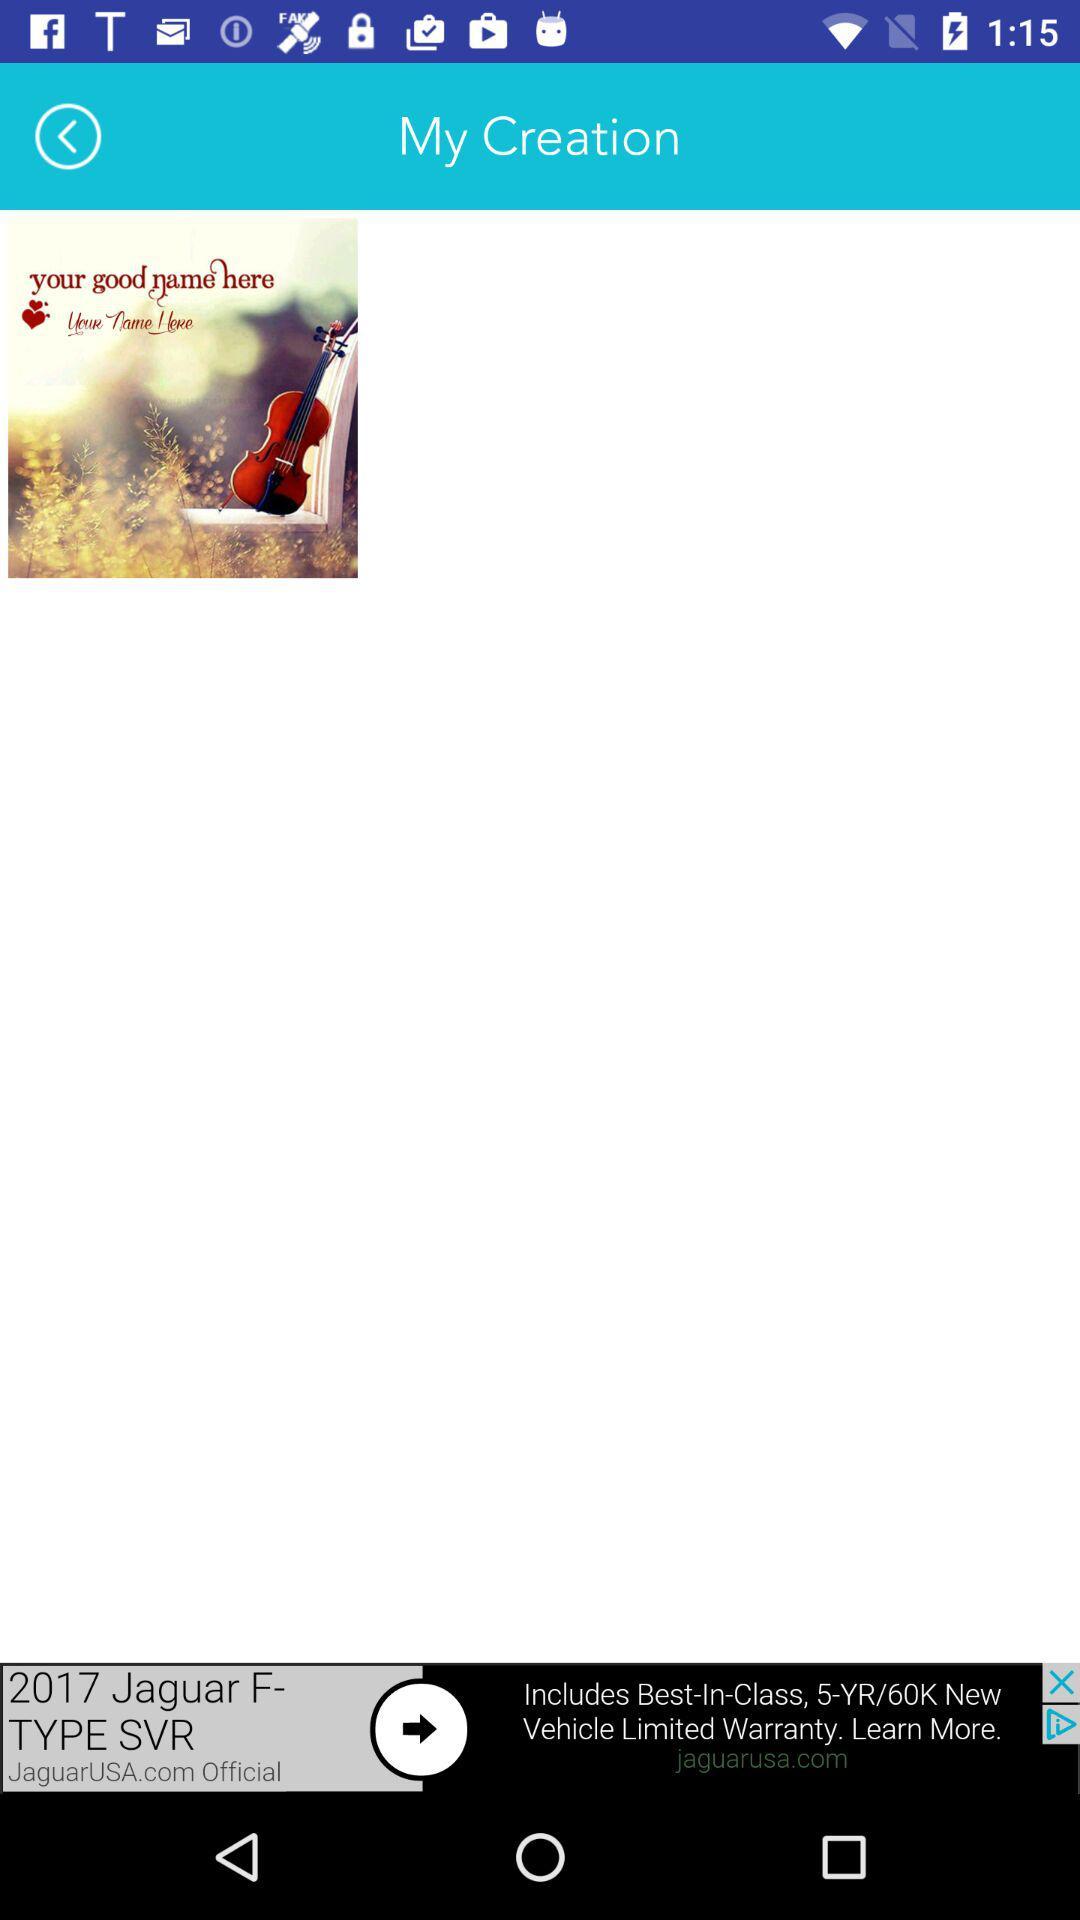 This screenshot has width=1080, height=1920. Describe the element at coordinates (182, 398) in the screenshot. I see `the adversitement` at that location.